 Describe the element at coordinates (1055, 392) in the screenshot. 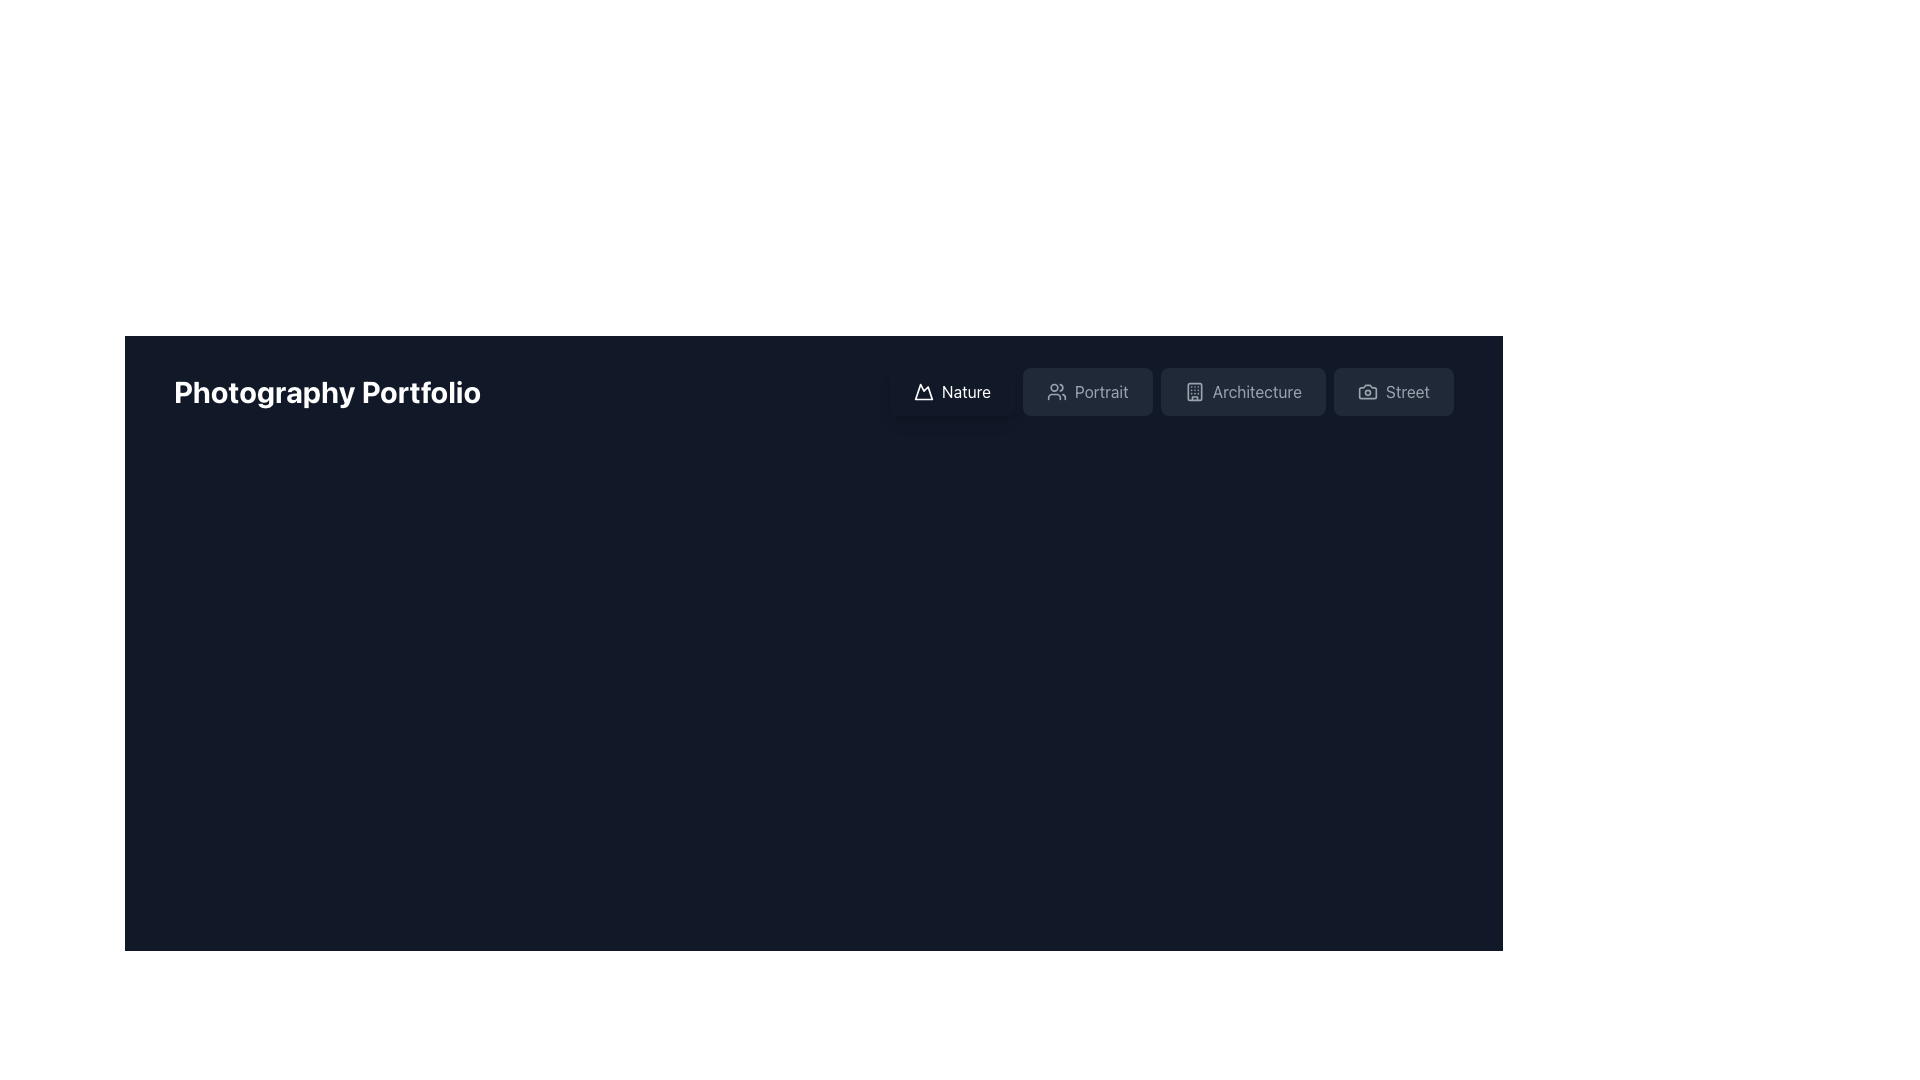

I see `the graphical icon depicting a group of people, which is located at the center-left of the 'Portrait' button in the toolbar` at that location.